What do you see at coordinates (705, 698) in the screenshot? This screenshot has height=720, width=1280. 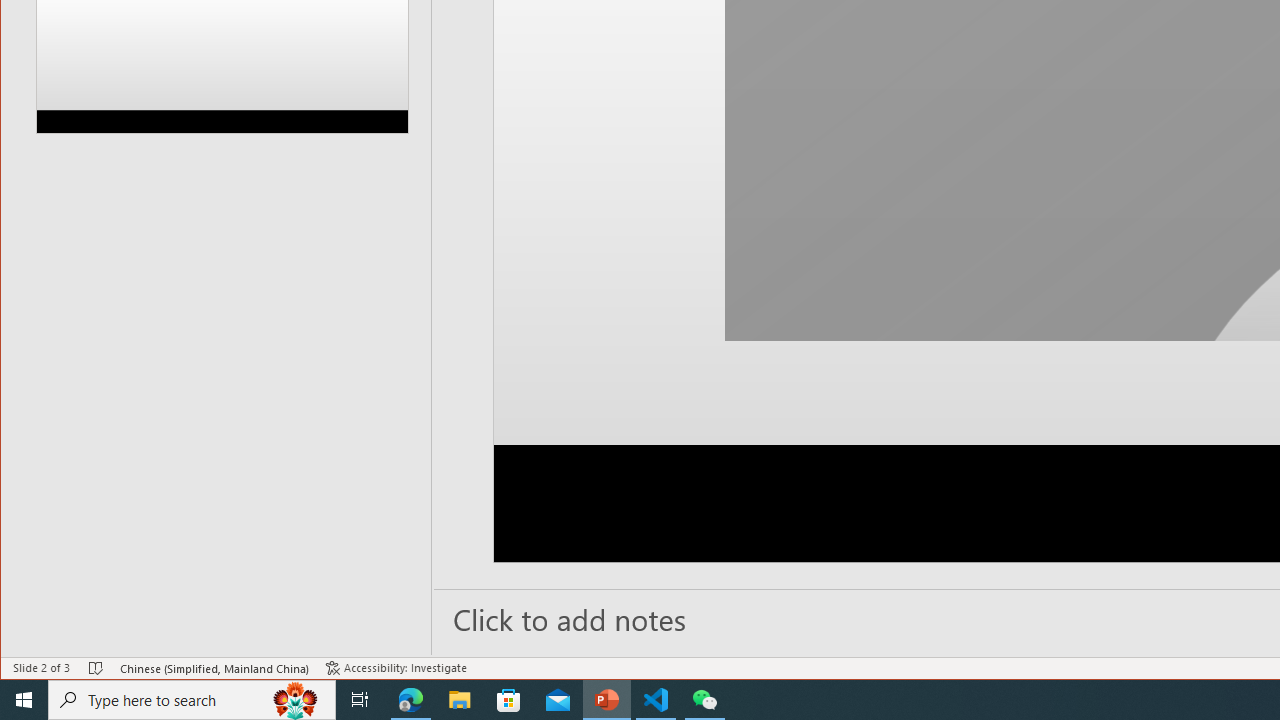 I see `'WeChat - 1 running window'` at bounding box center [705, 698].